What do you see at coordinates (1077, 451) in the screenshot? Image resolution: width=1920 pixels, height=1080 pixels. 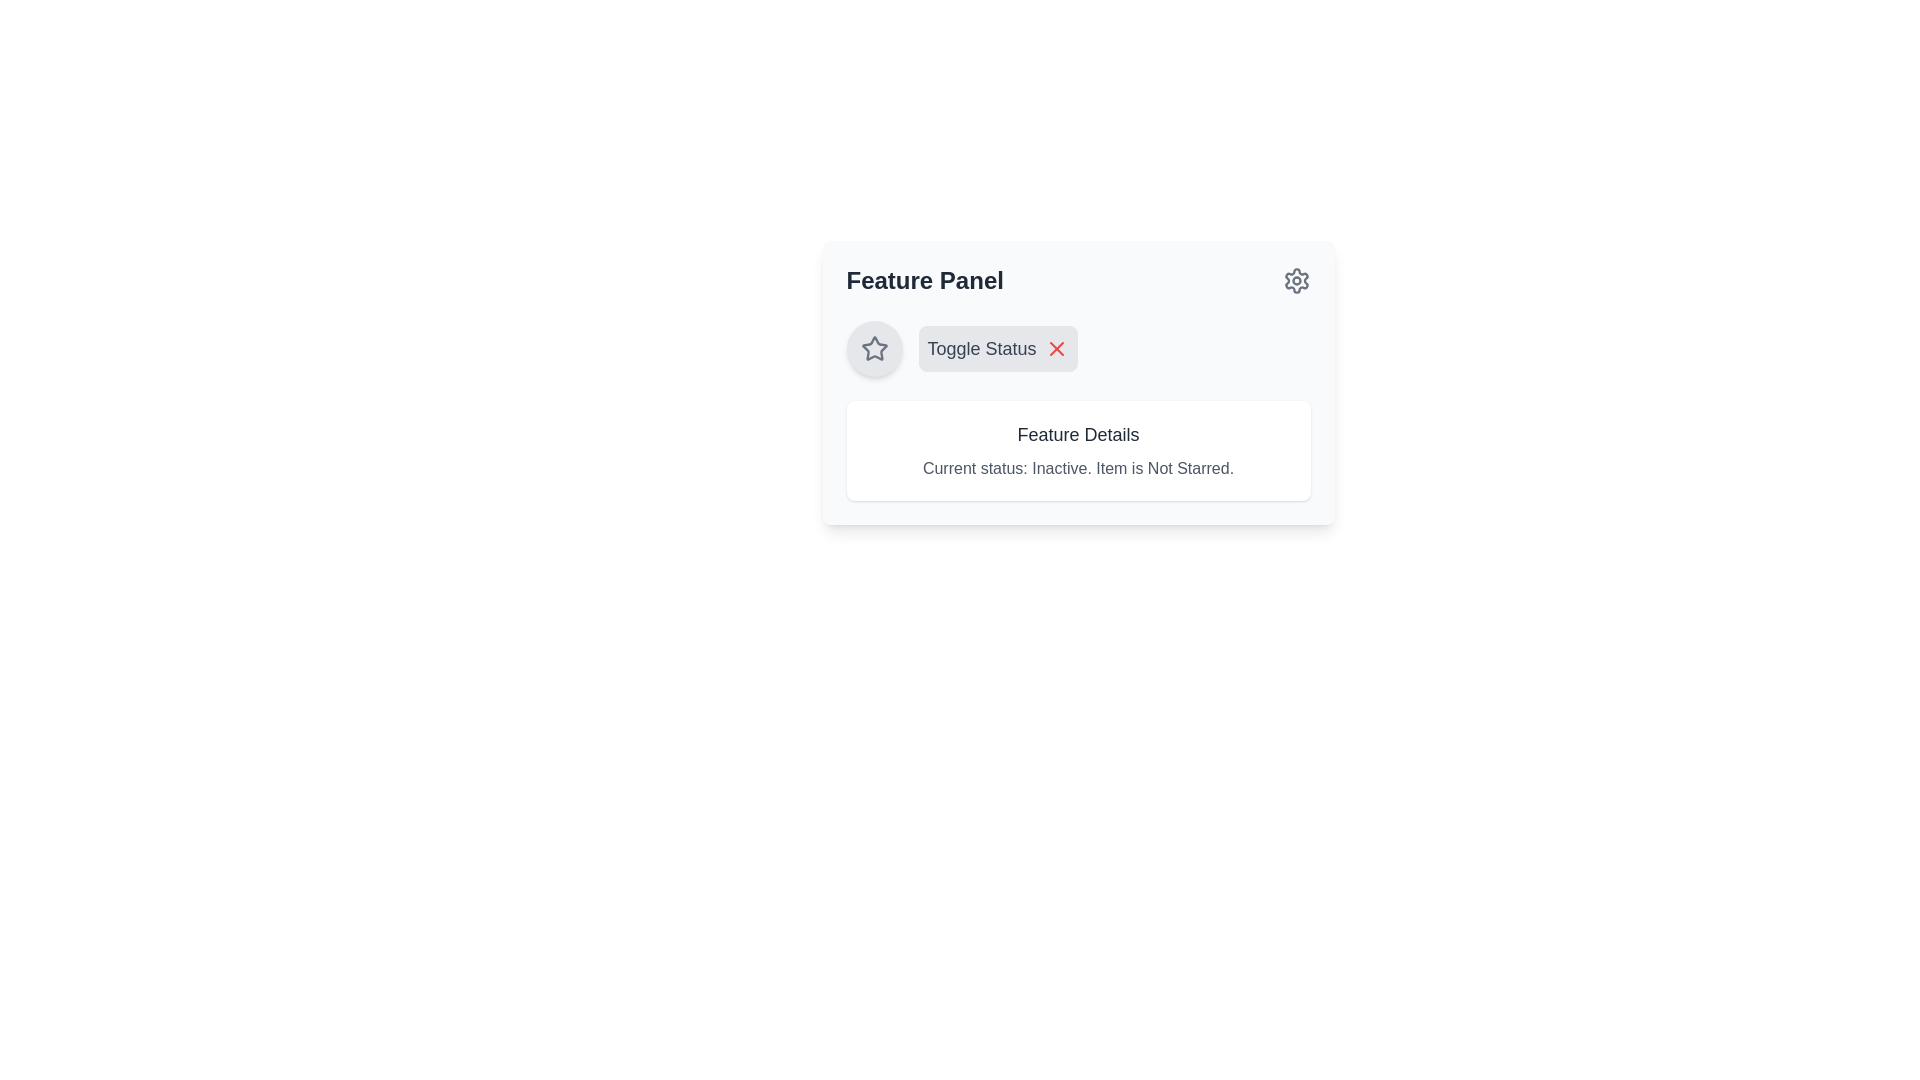 I see `the informational text block that displays feature information, located centrally within the 'Feature Panel' below the 'Toggle Status' button` at bounding box center [1077, 451].